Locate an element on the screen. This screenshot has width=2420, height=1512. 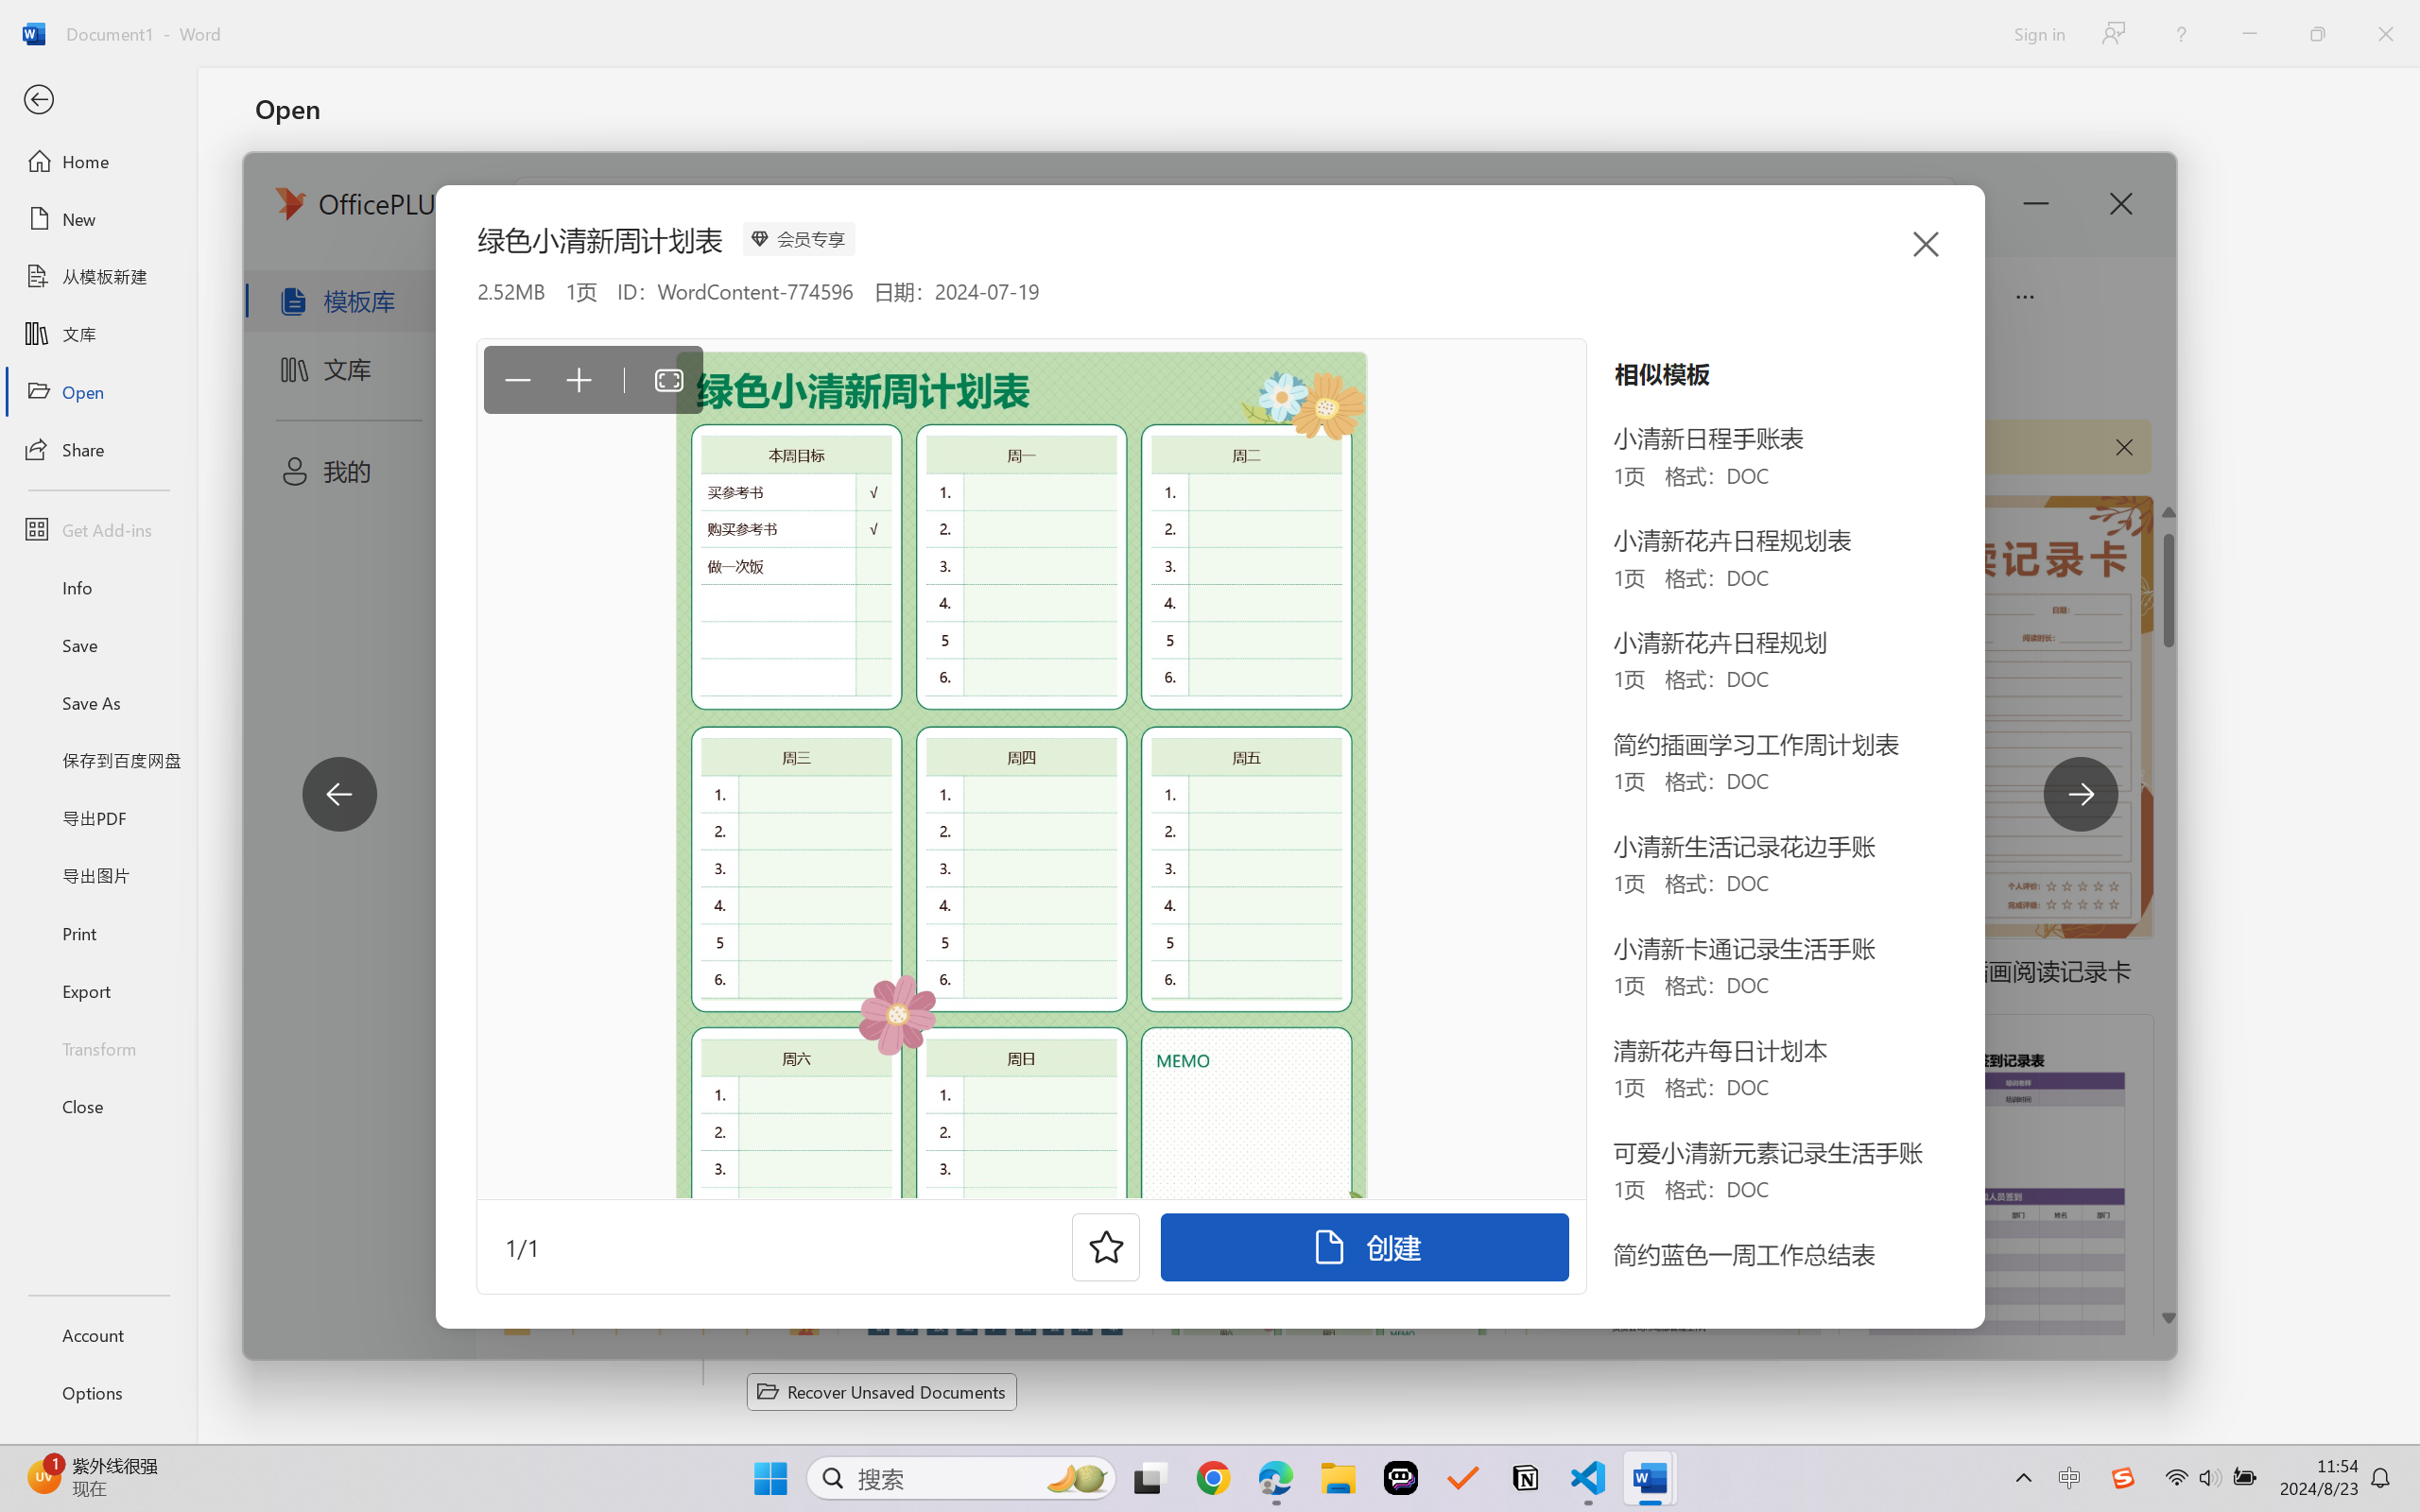
'Export' is located at coordinates (97, 989).